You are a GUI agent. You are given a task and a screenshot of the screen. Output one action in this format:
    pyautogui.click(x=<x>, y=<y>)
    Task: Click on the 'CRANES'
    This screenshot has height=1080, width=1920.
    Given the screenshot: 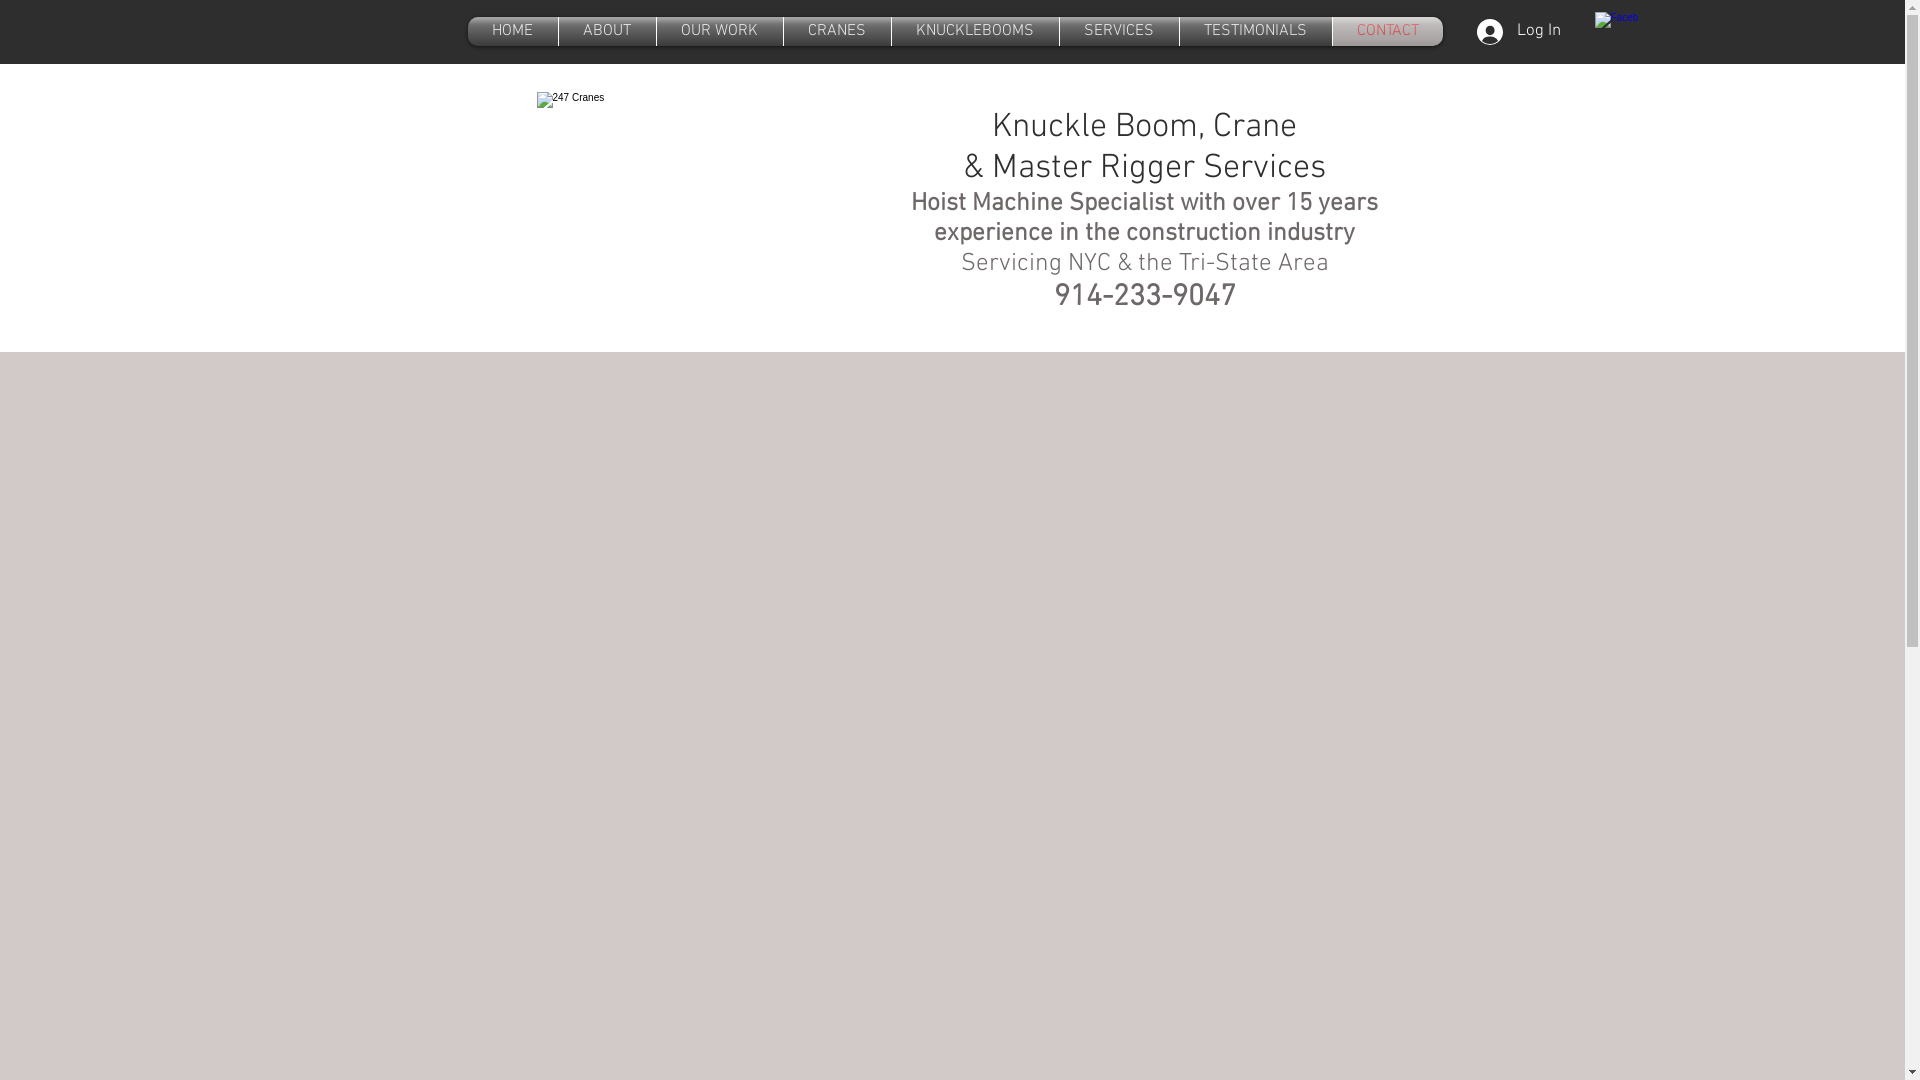 What is the action you would take?
    pyautogui.click(x=837, y=31)
    